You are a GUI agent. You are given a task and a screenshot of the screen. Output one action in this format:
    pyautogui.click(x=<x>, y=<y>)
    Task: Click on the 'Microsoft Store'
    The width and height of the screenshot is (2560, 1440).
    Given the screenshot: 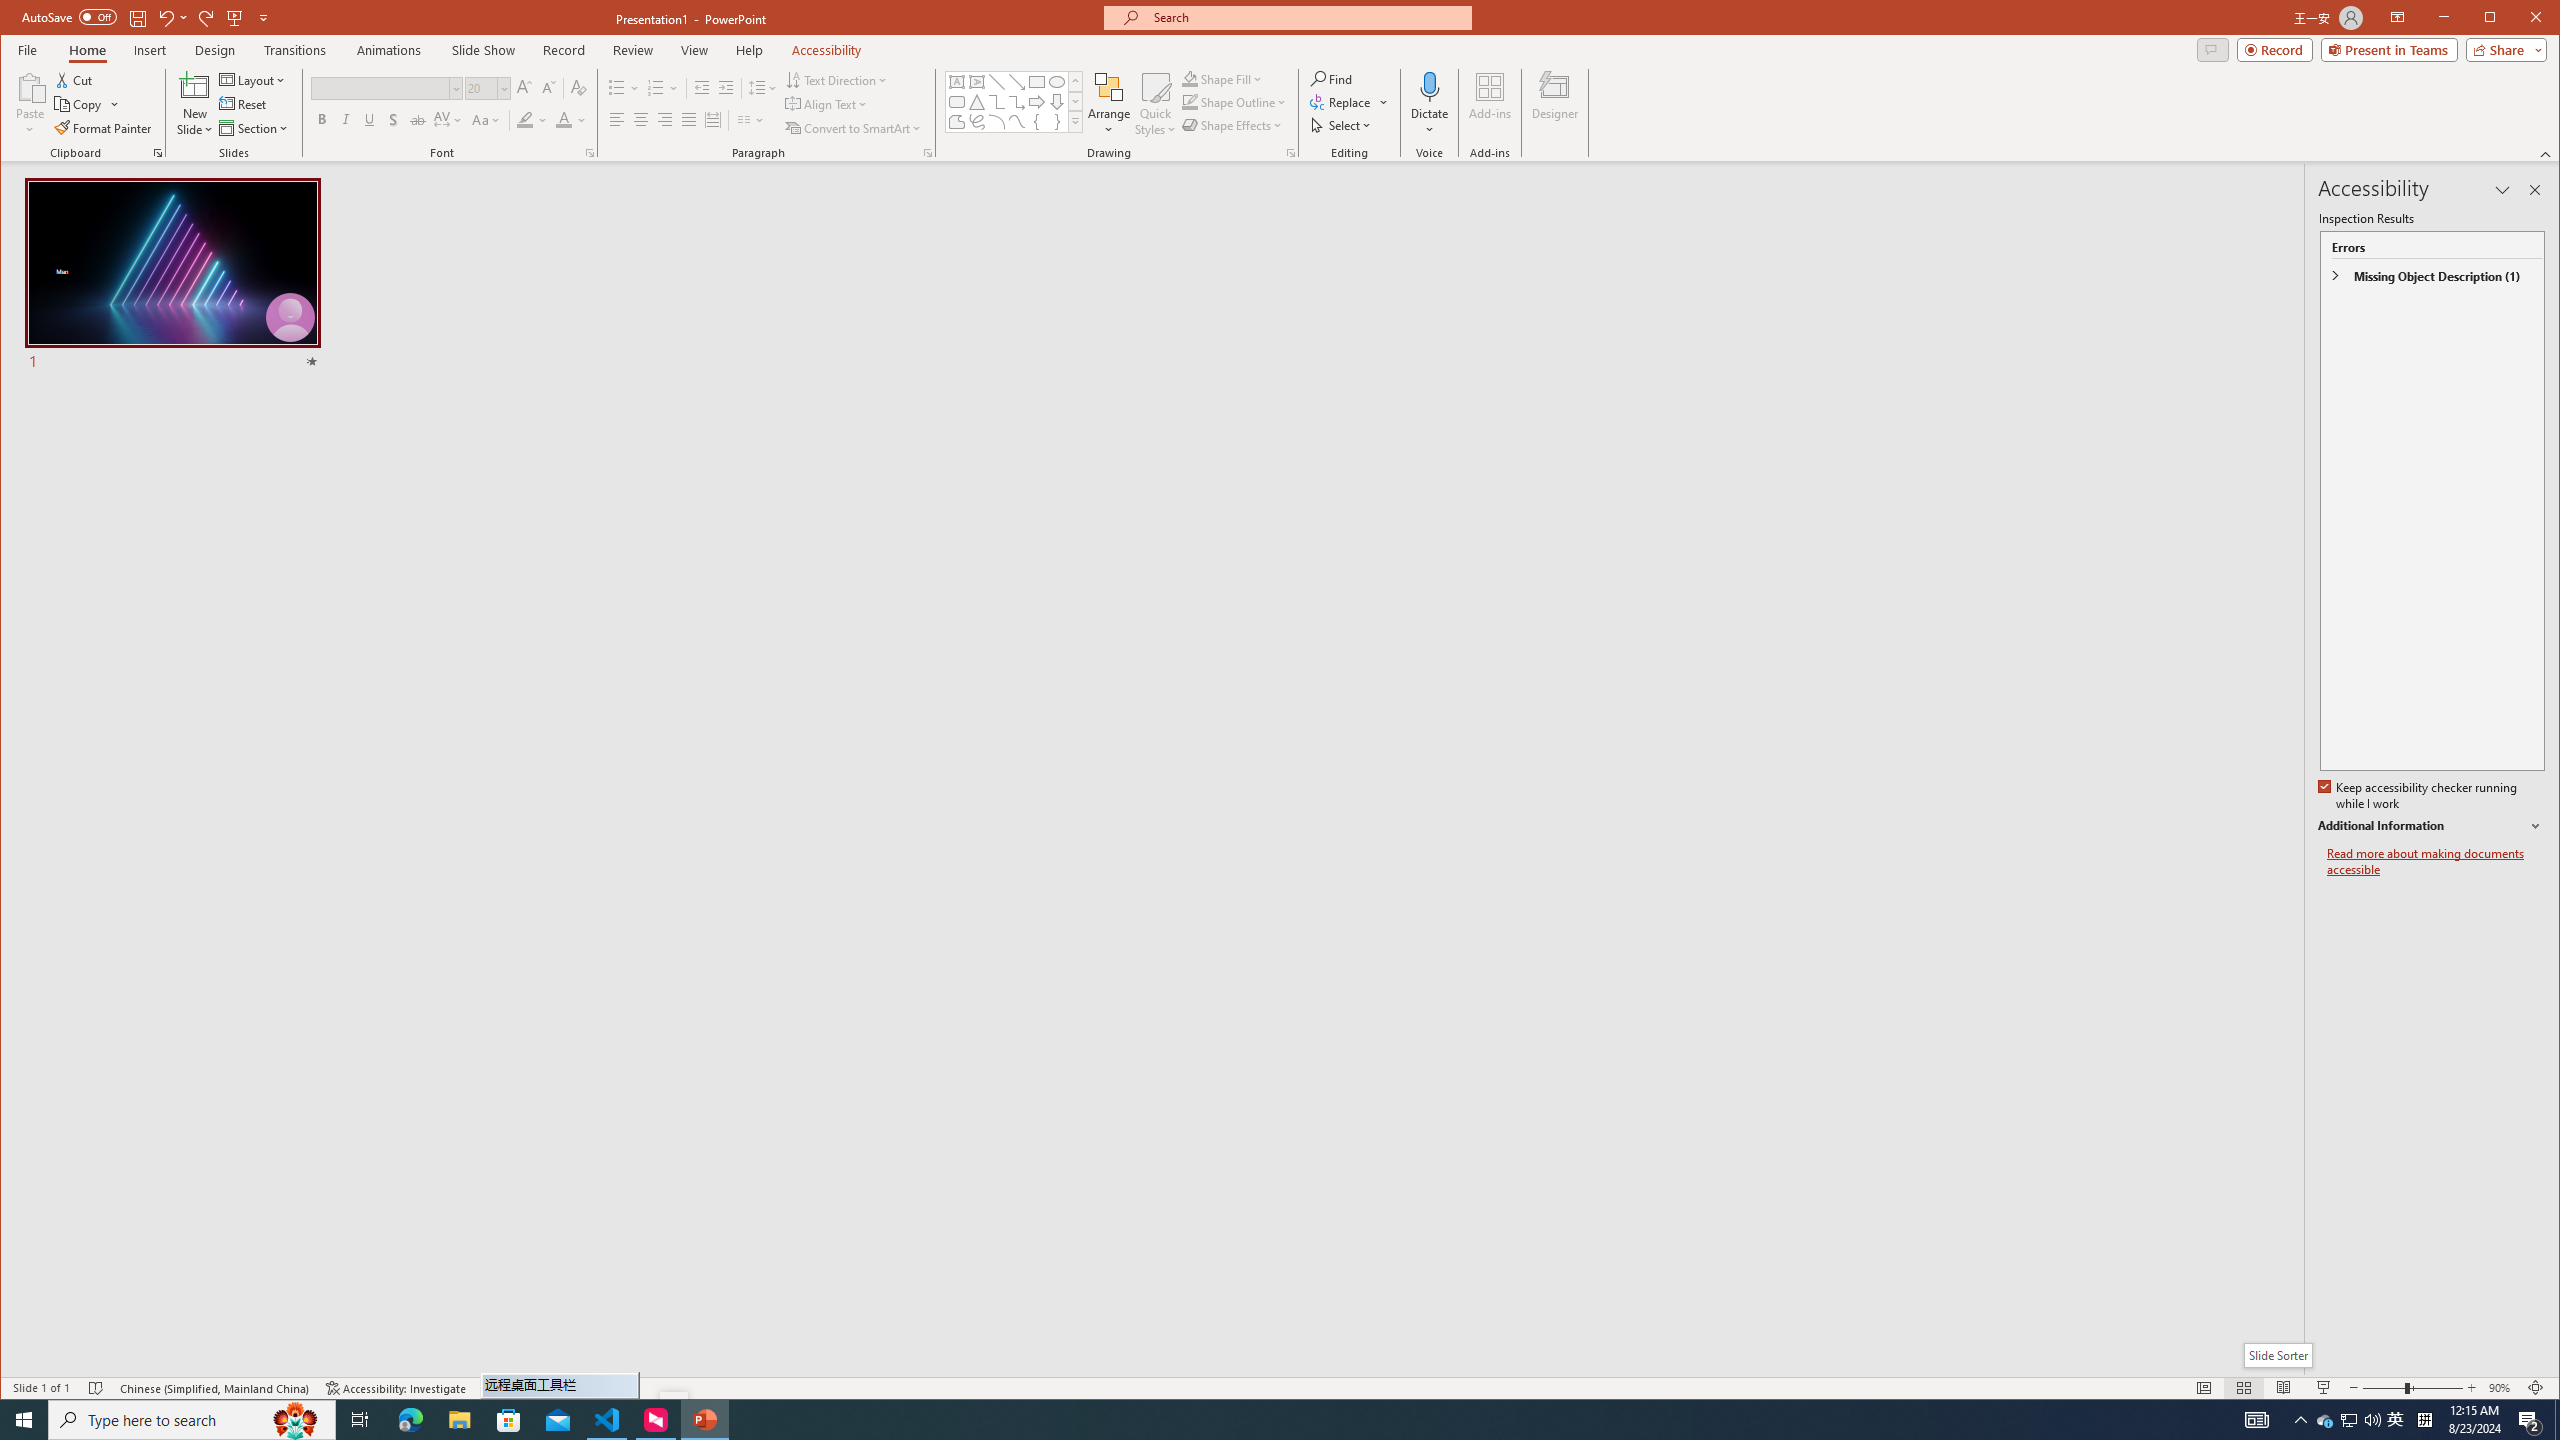 What is the action you would take?
    pyautogui.click(x=509, y=1418)
    